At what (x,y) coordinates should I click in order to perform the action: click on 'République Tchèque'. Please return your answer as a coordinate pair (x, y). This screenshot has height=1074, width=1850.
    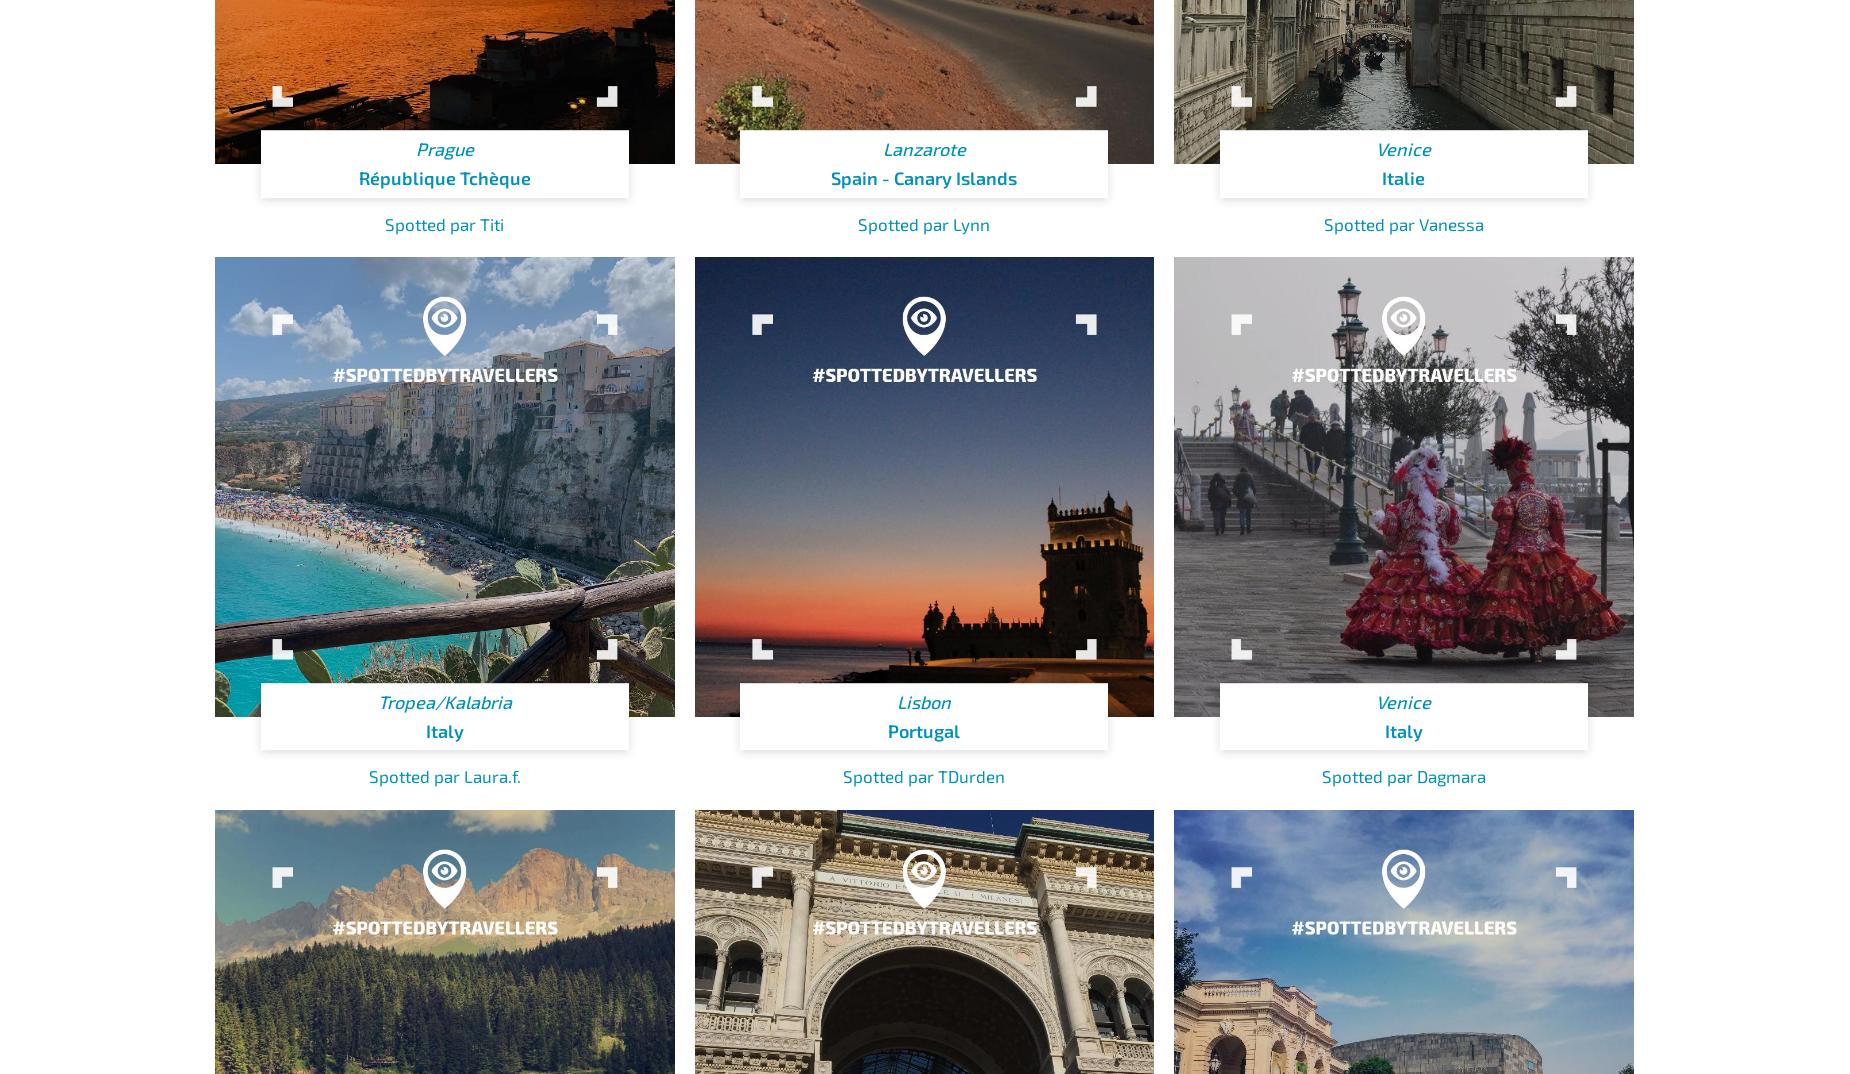
    Looking at the image, I should click on (443, 177).